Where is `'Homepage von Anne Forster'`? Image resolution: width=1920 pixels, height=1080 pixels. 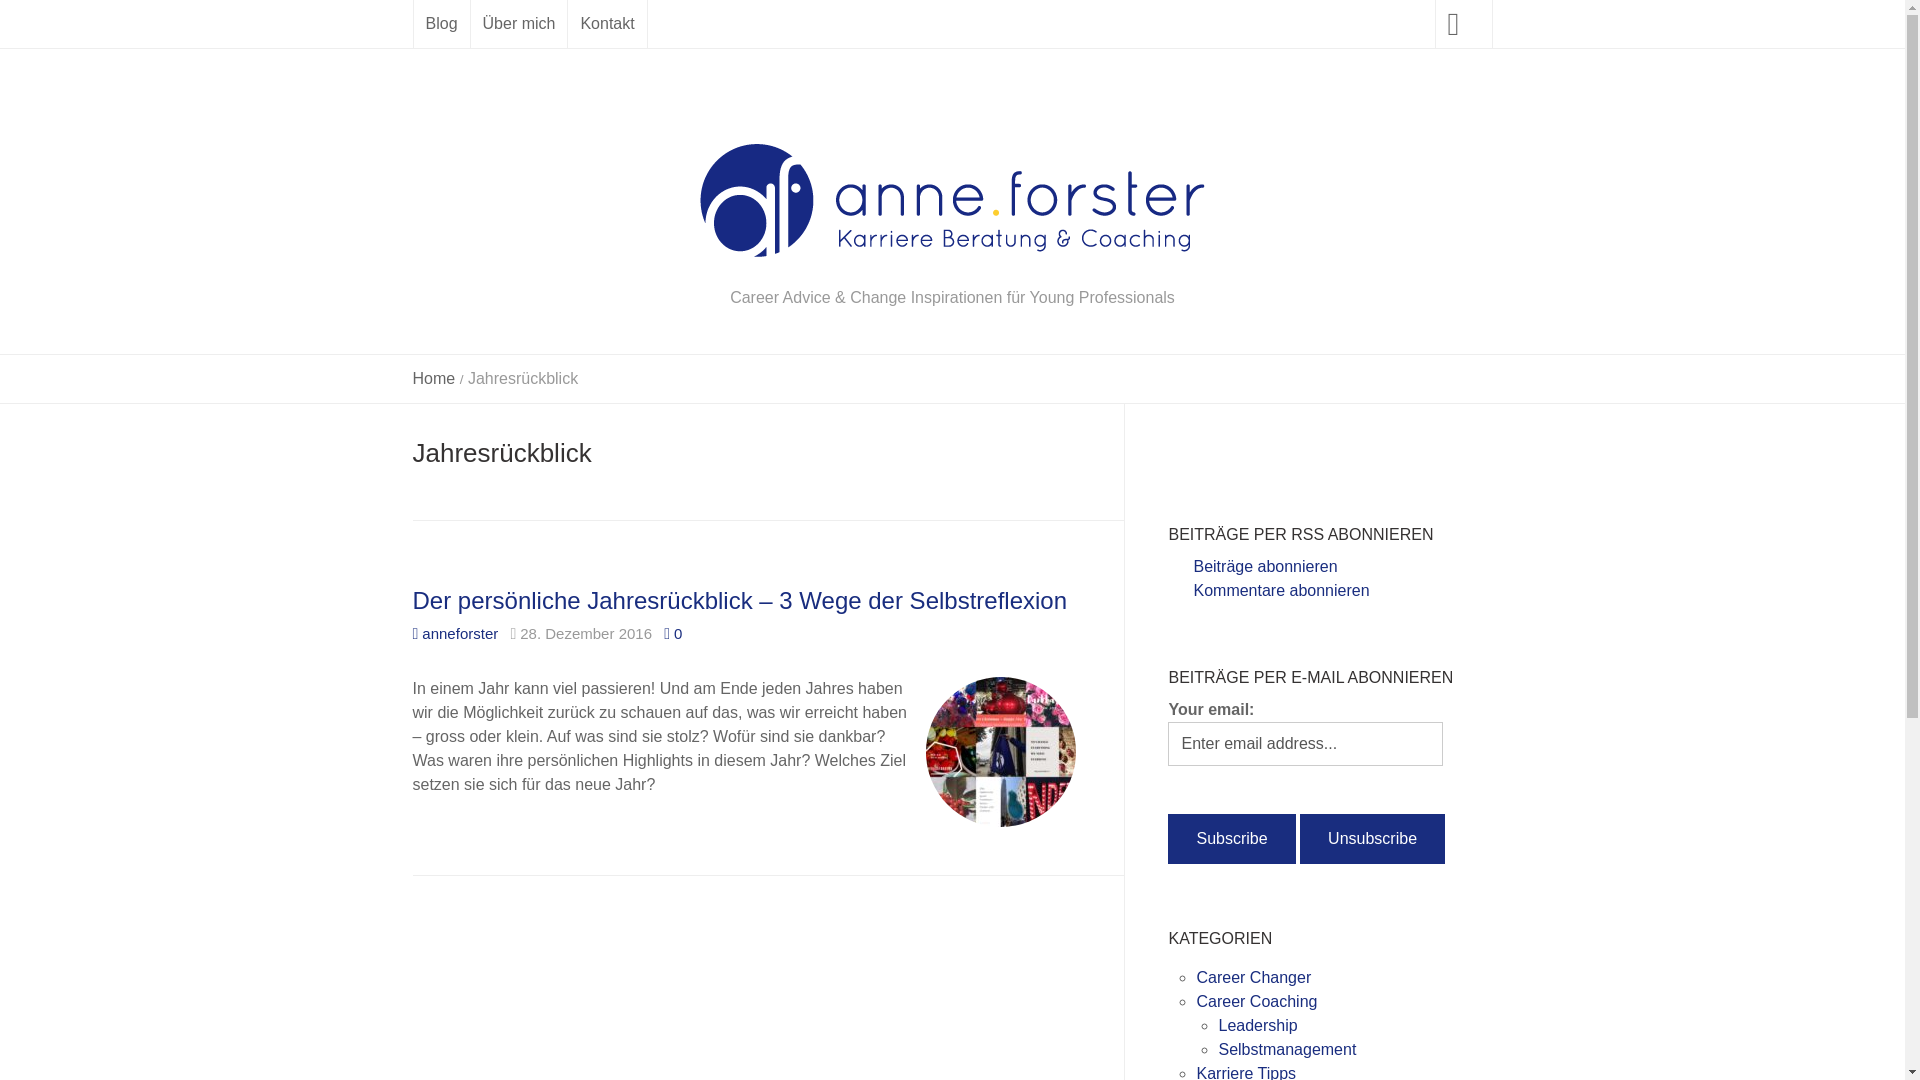 'Homepage von Anne Forster' is located at coordinates (1302, 450).